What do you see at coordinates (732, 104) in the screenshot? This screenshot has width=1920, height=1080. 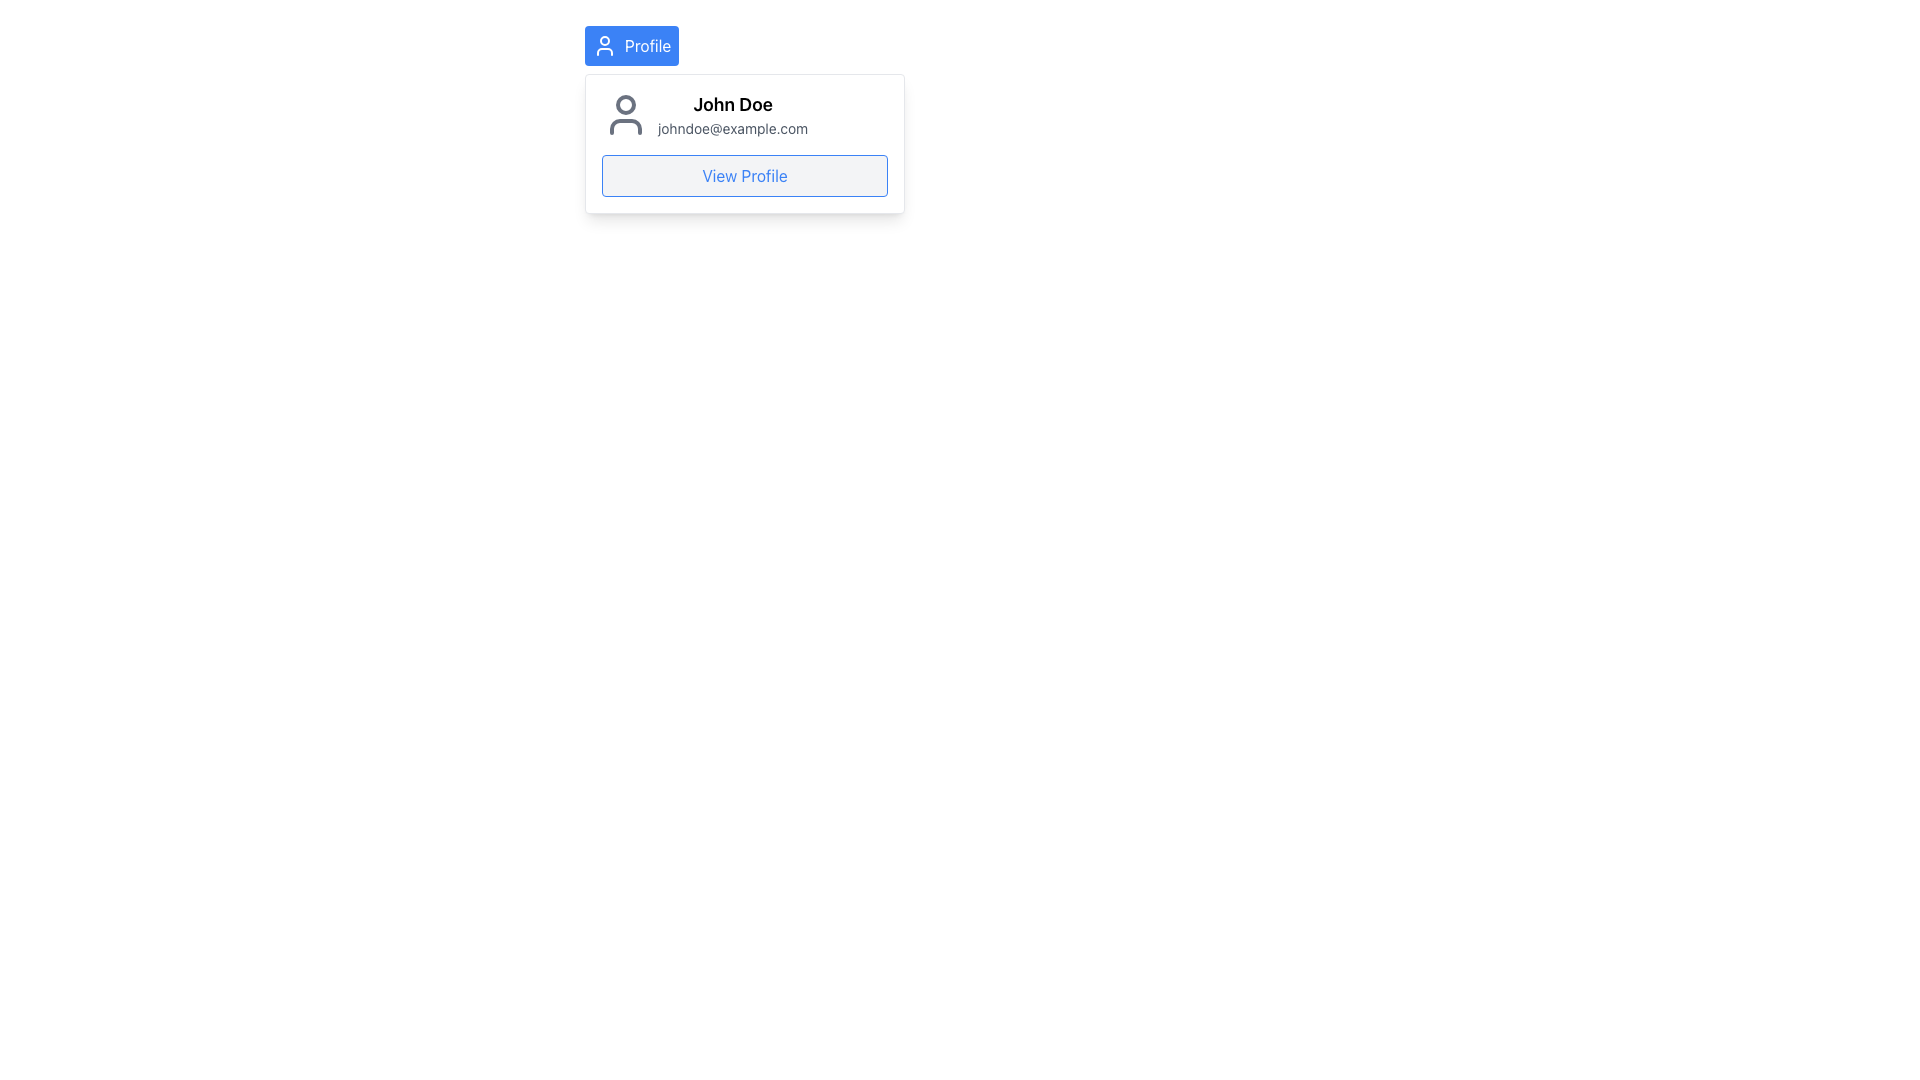 I see `the text label that displays the profile name, which is located above the email 'johndoe@example.com' in the profile card interface` at bounding box center [732, 104].